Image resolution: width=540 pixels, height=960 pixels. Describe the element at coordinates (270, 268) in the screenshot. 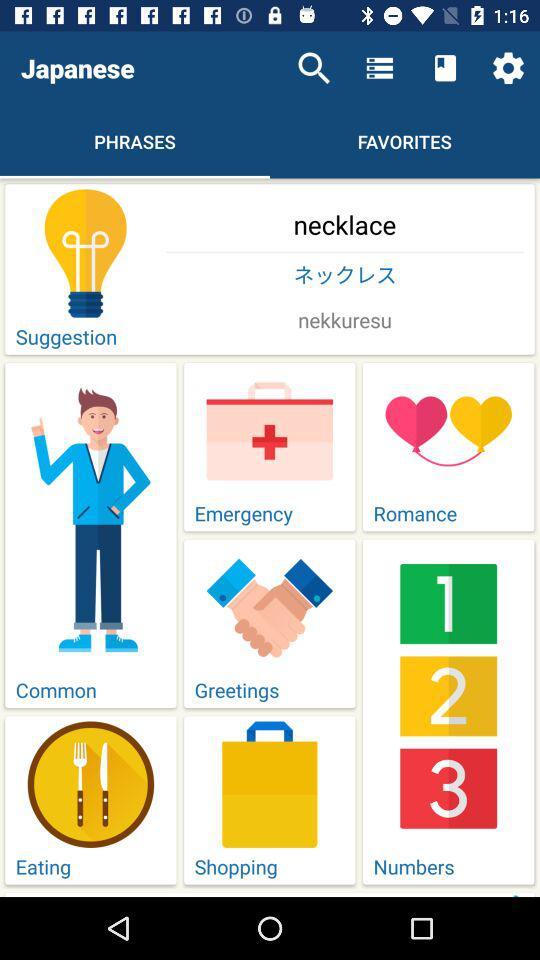

I see `the first button below the tab phrases` at that location.